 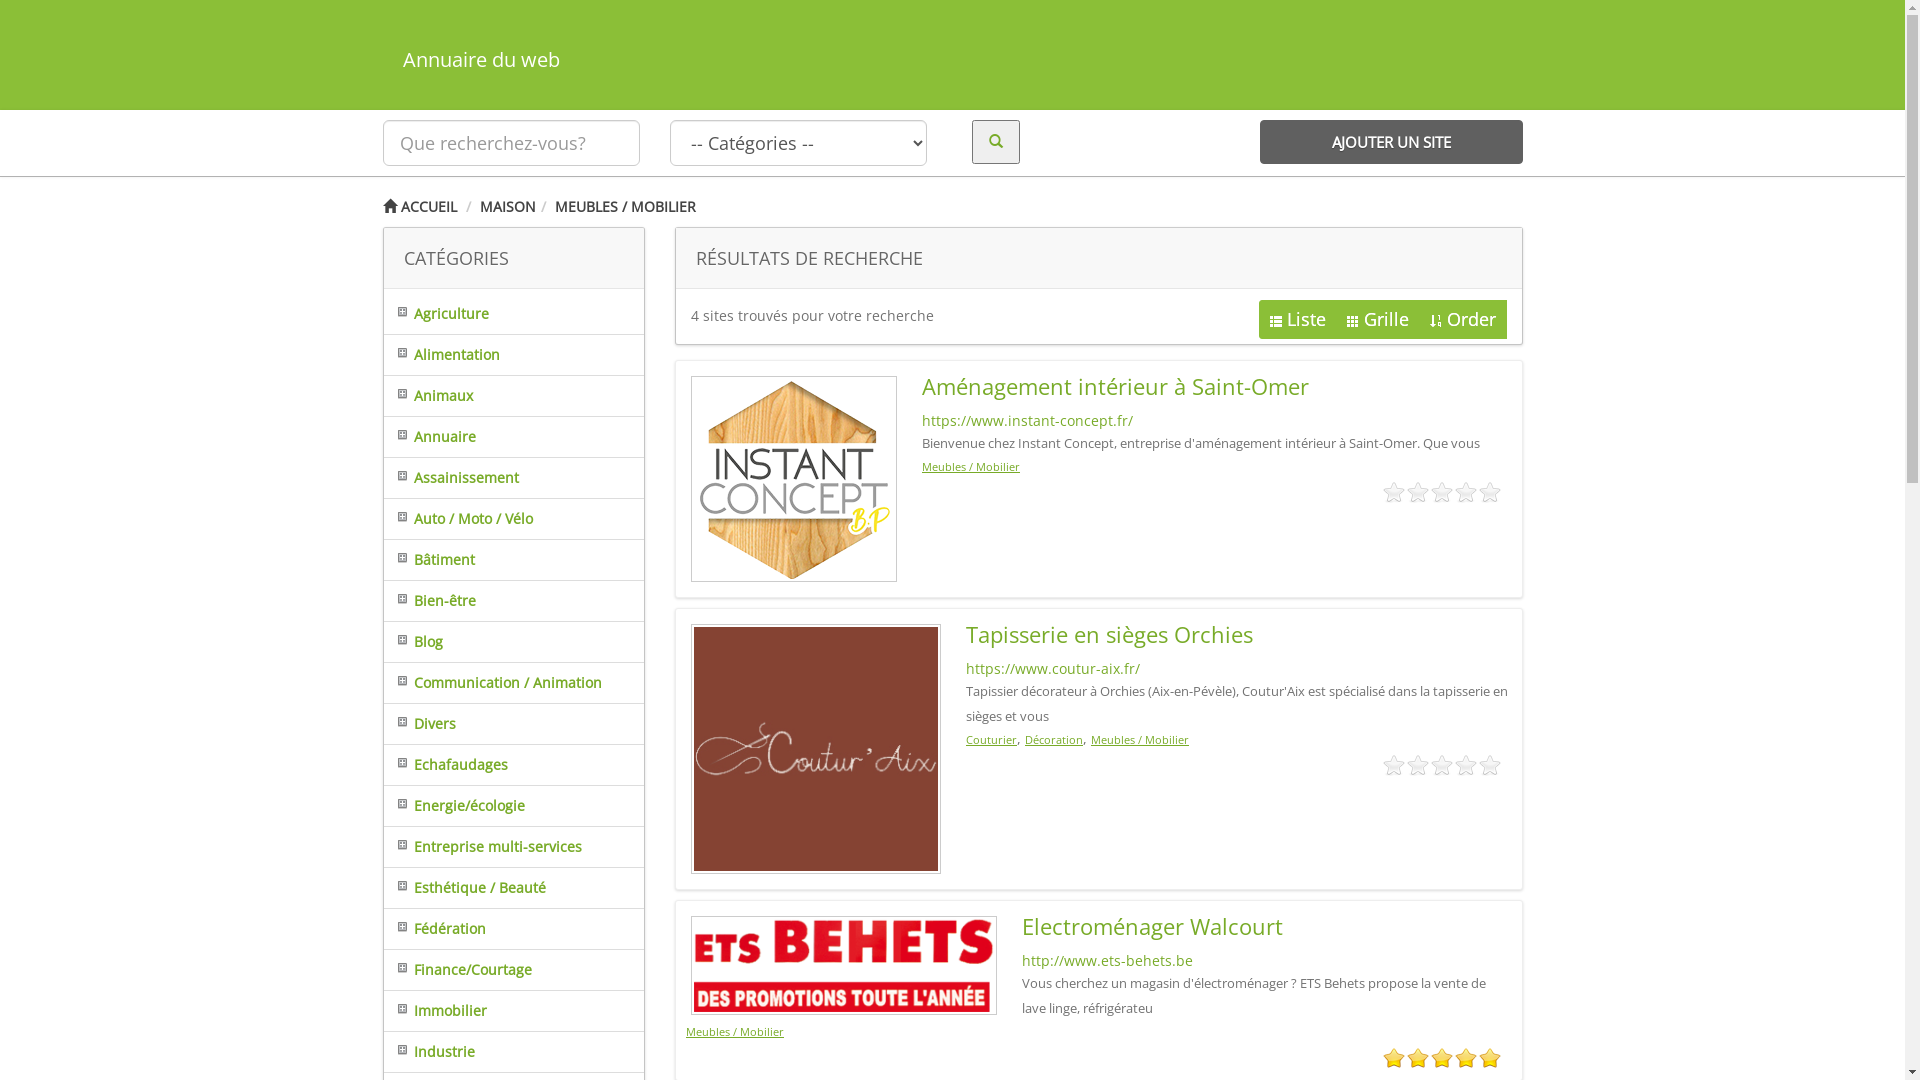 I want to click on 'https://www.instant-concept.fr/', so click(x=1027, y=419).